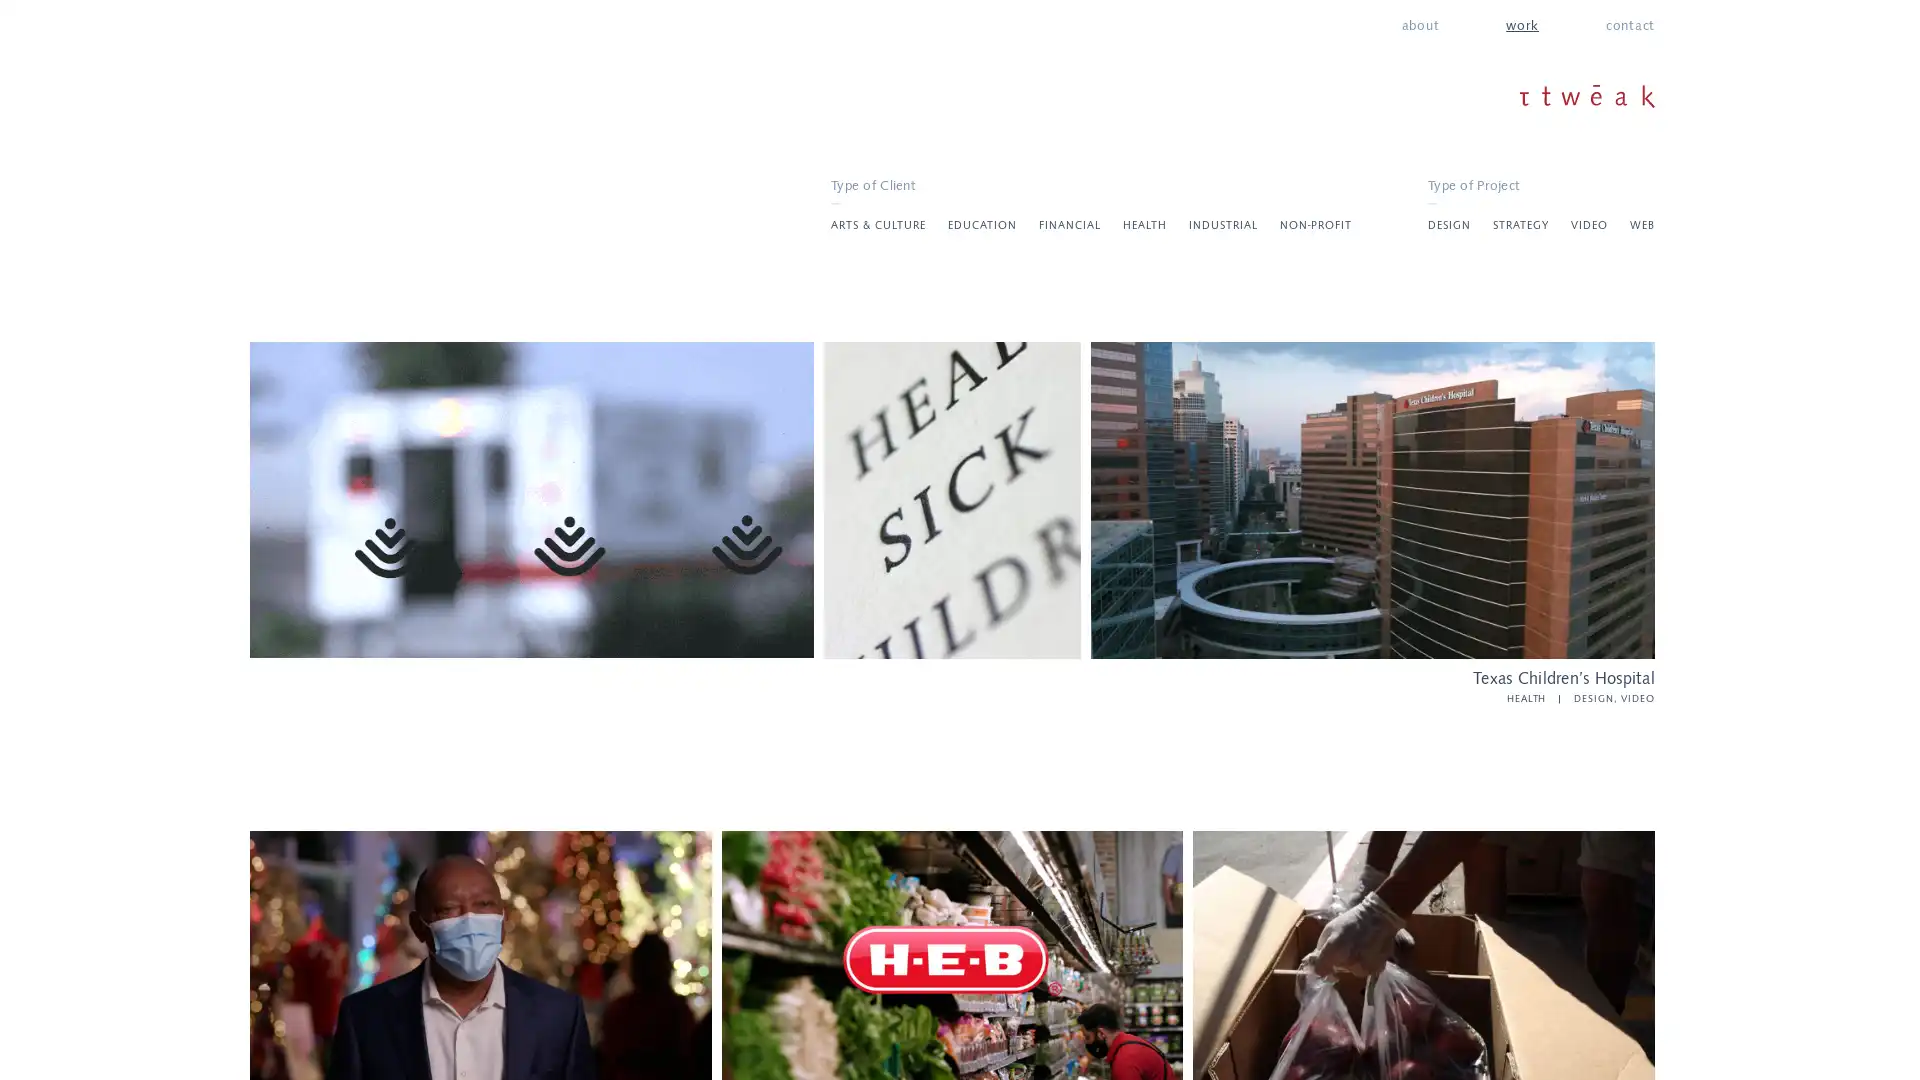 The image size is (1920, 1080). I want to click on EDUCATION, so click(982, 225).